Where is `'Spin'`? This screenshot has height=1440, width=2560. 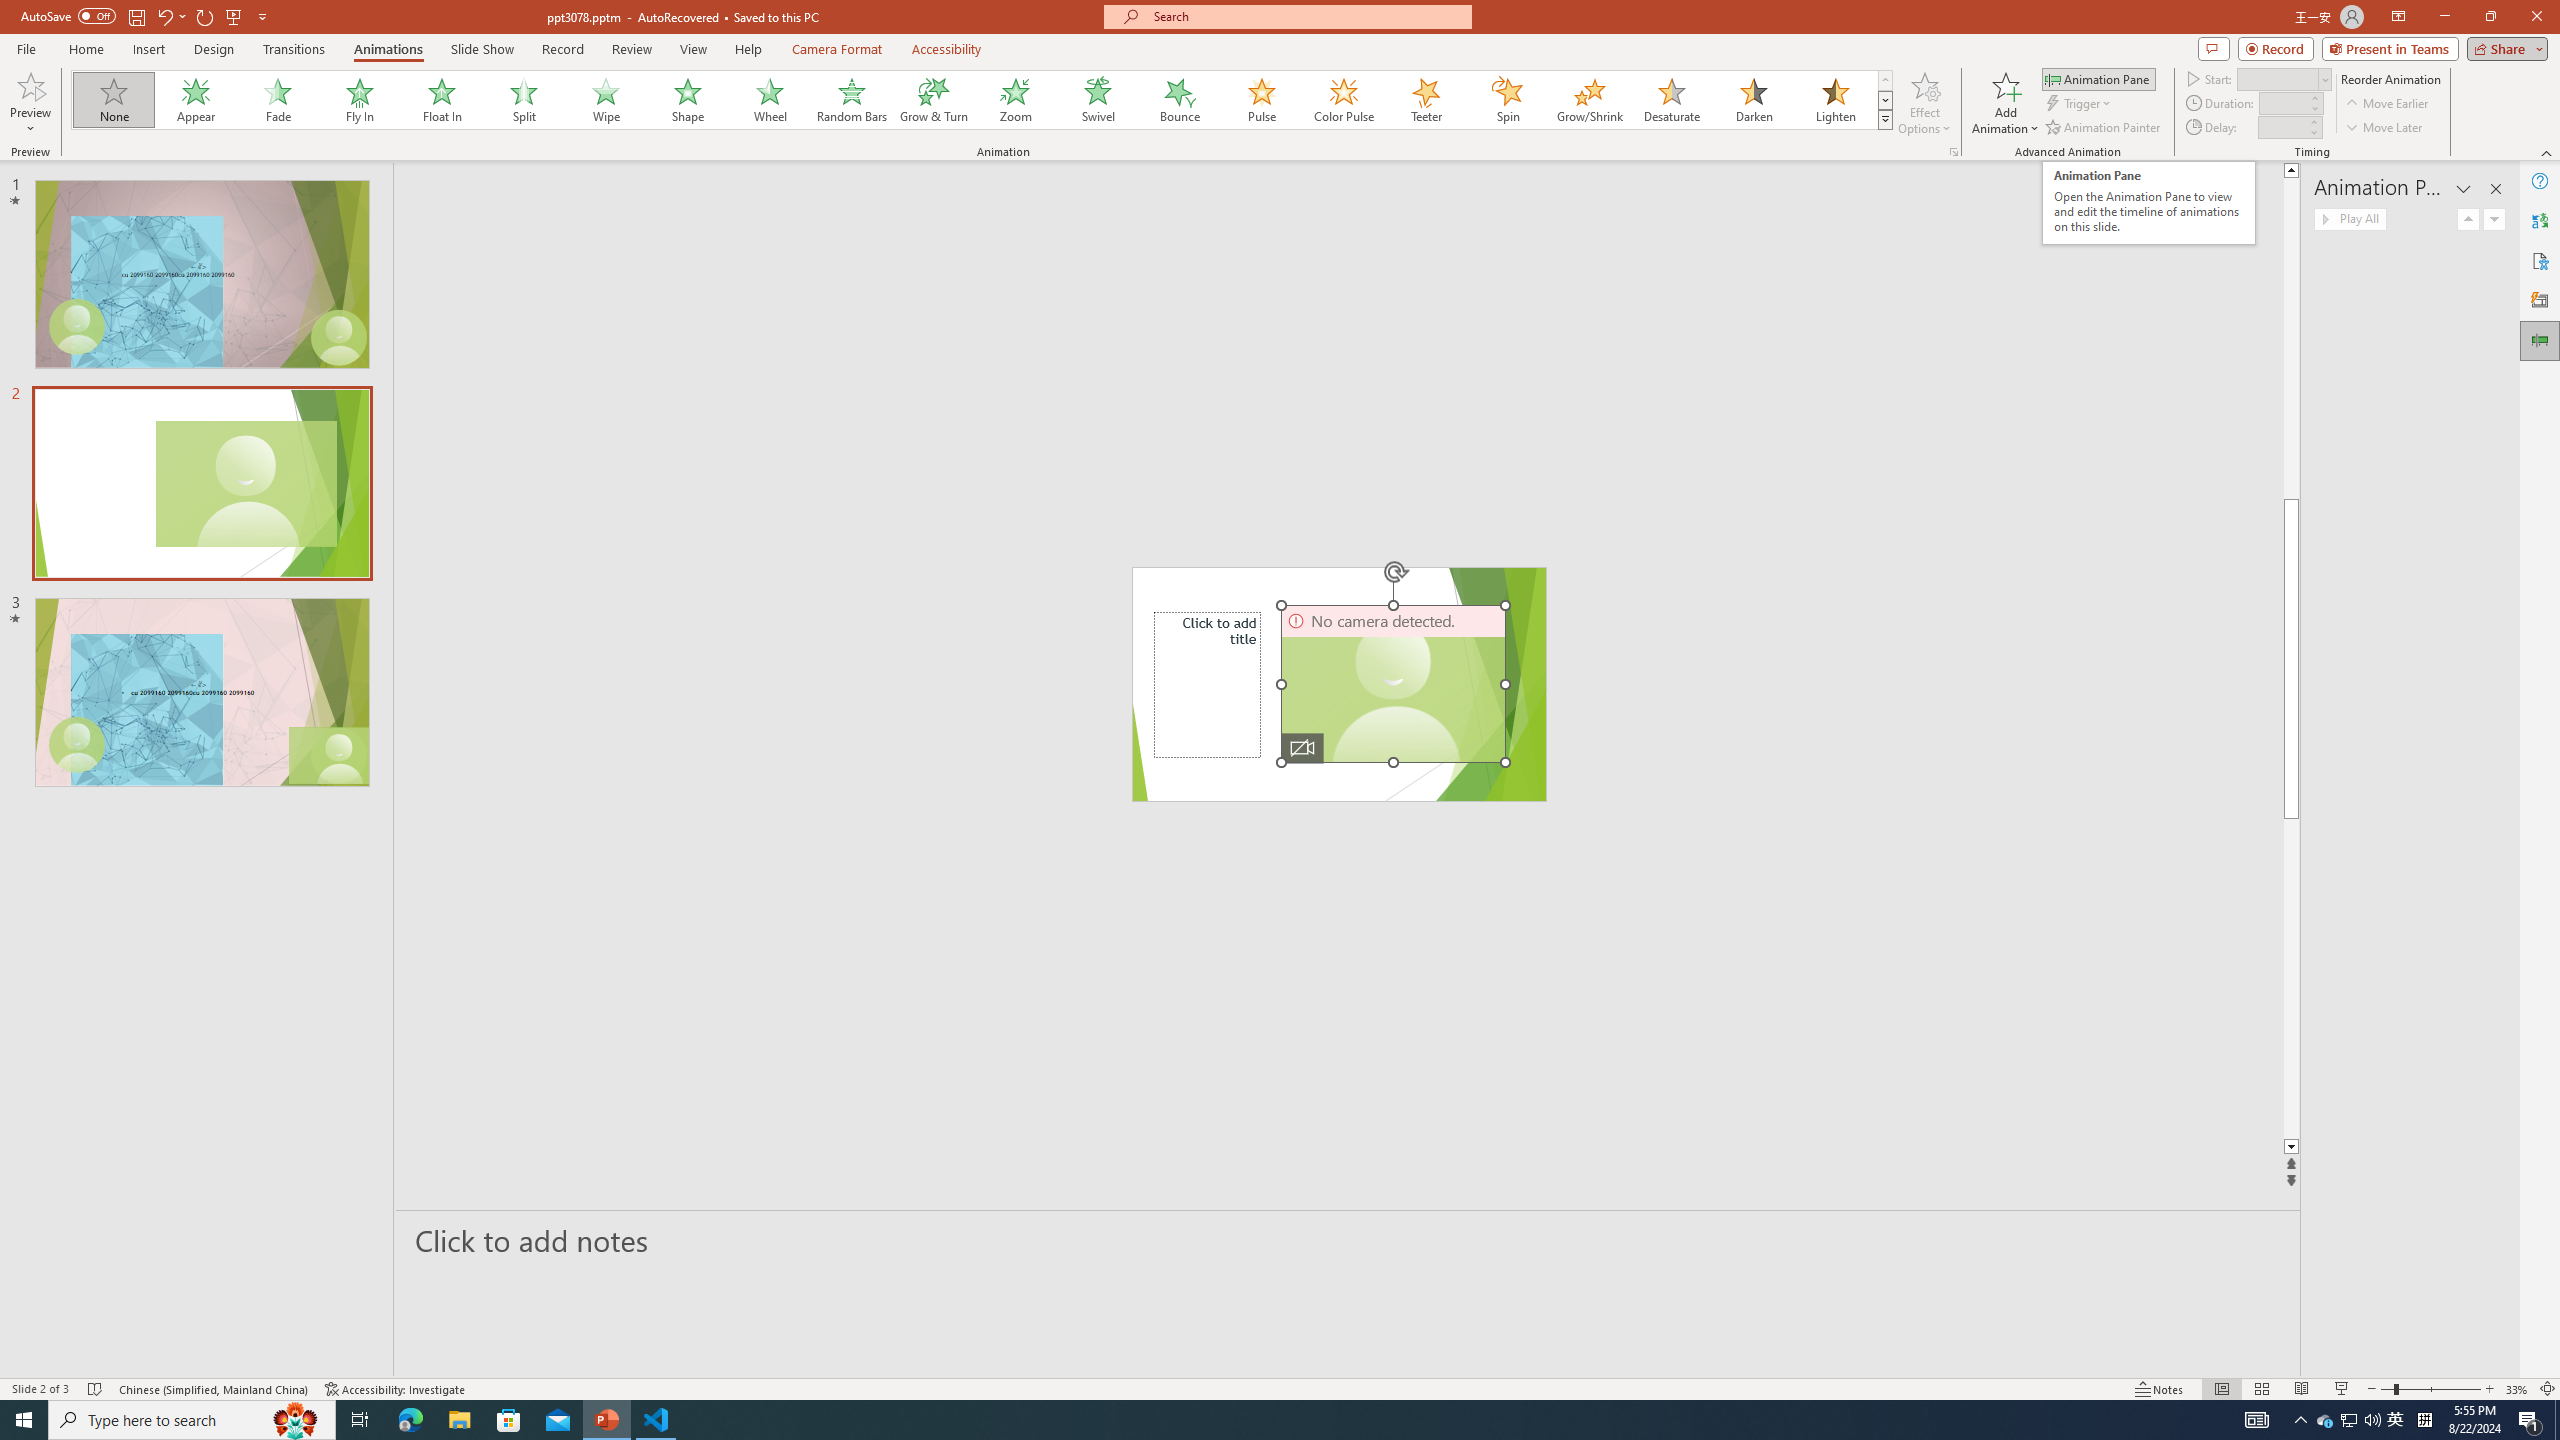 'Spin' is located at coordinates (1507, 99).